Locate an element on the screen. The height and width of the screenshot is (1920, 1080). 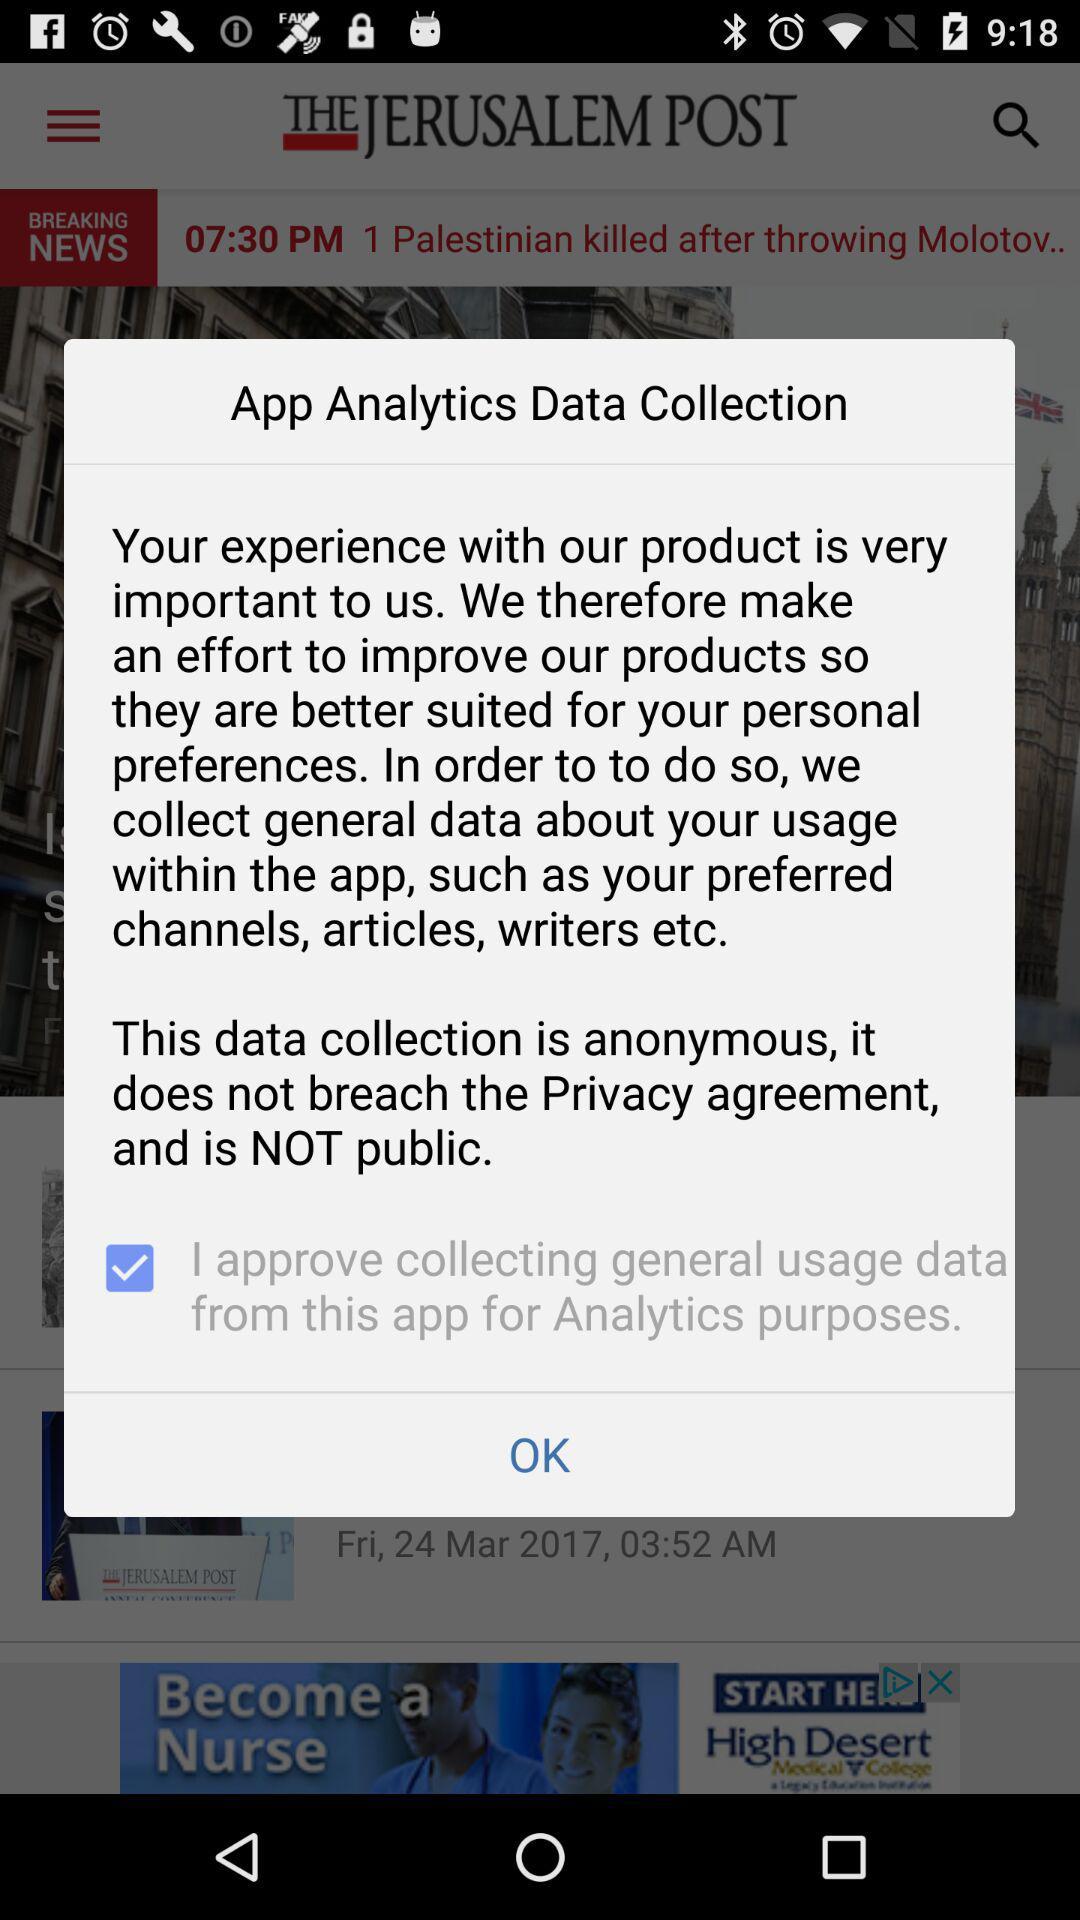
the item above ok is located at coordinates (127, 1288).